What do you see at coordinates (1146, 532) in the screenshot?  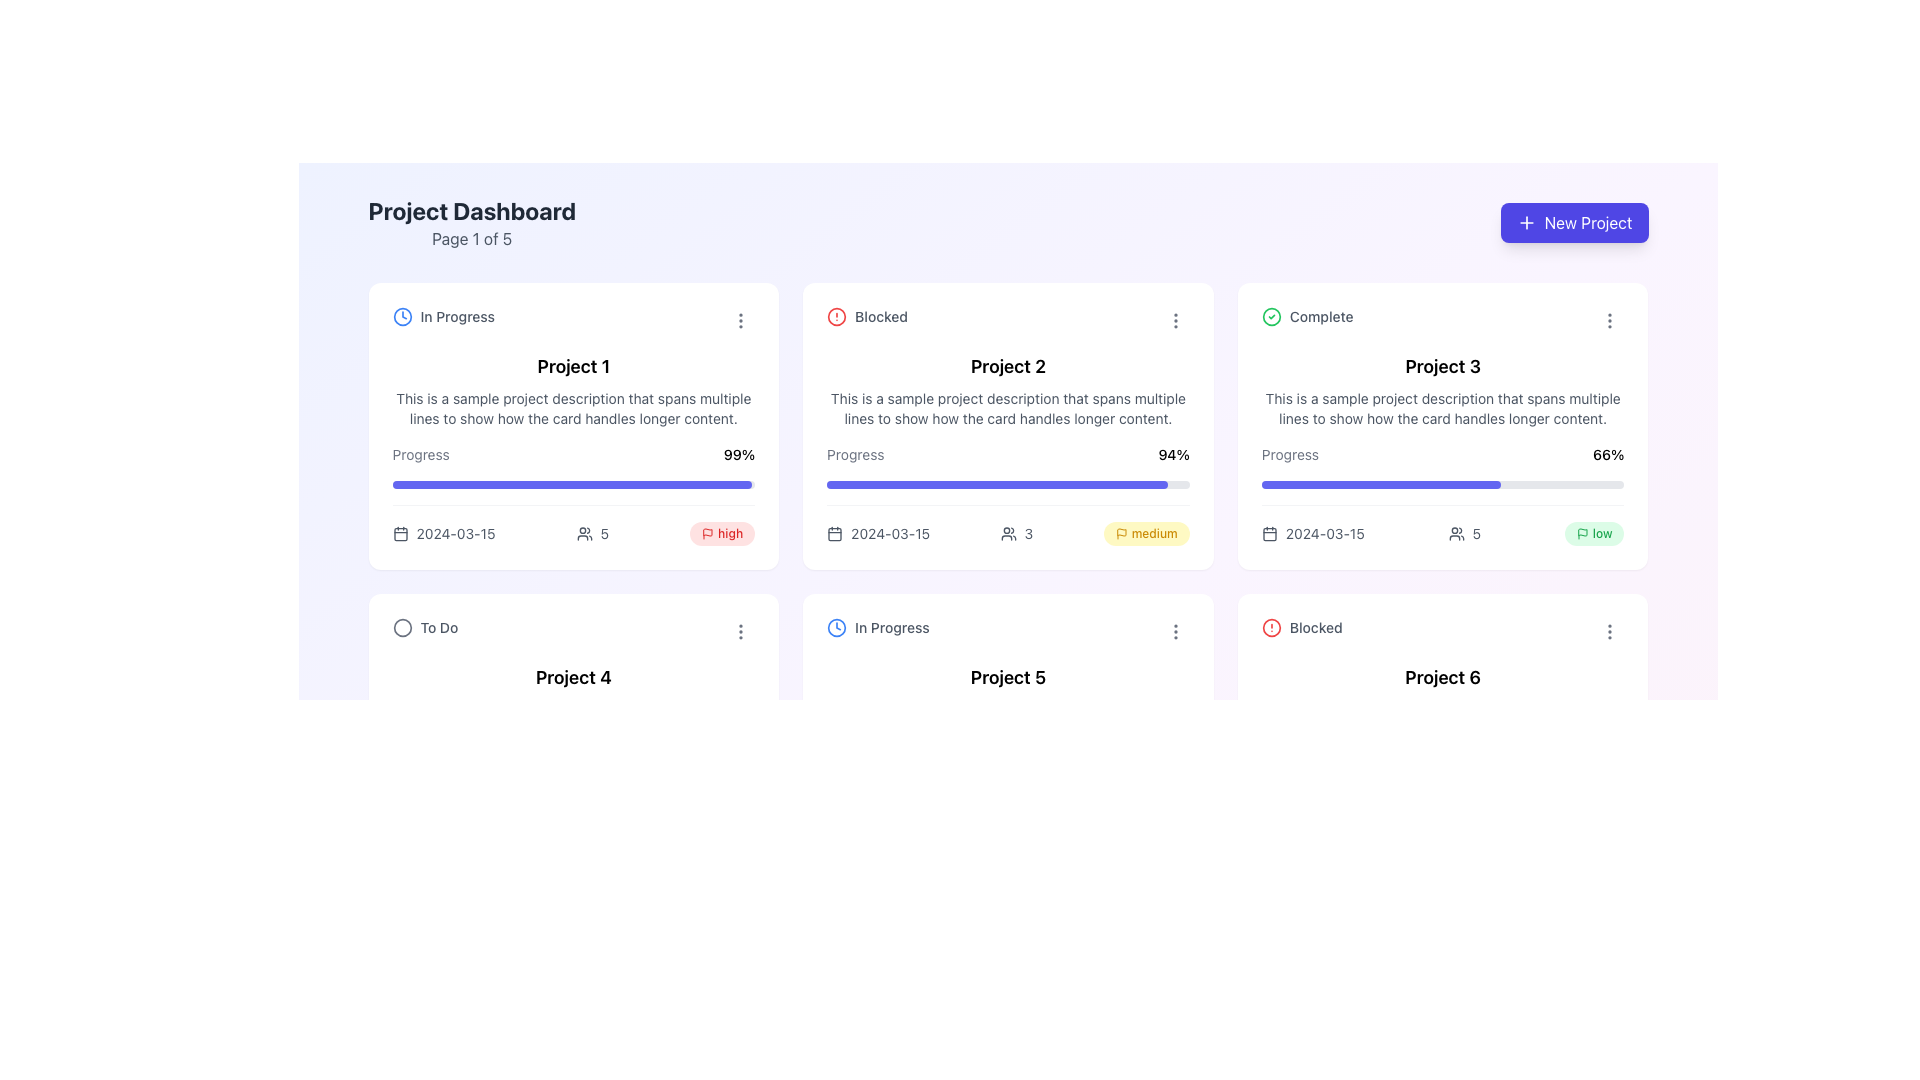 I see `the 'medium' priority badge UI component located at the bottom-right of the 'Project 2' card in the dashboard` at bounding box center [1146, 532].